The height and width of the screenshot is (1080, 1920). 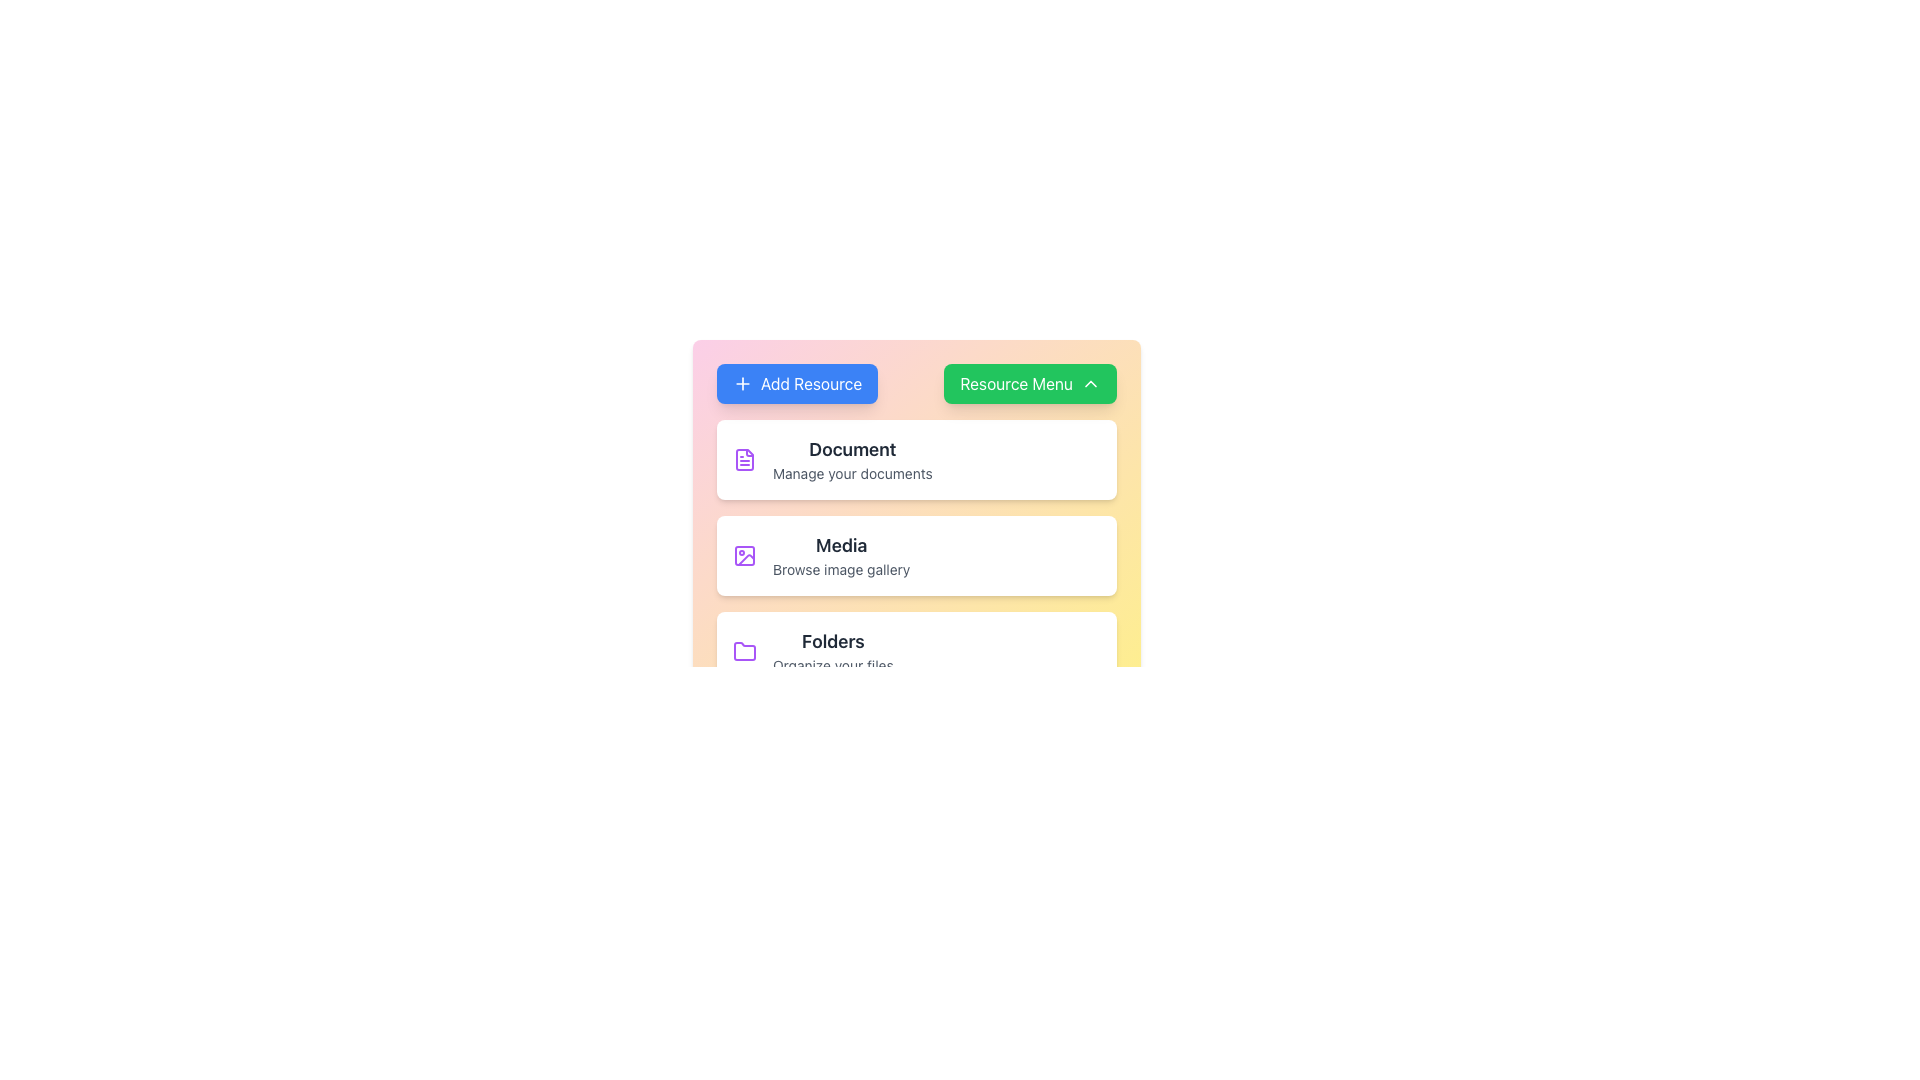 I want to click on the plus icon within the 'Add Resource' button, which is a minimalistic white cross on a blue background, positioned at the top-left corner of the interface, so click(x=742, y=384).